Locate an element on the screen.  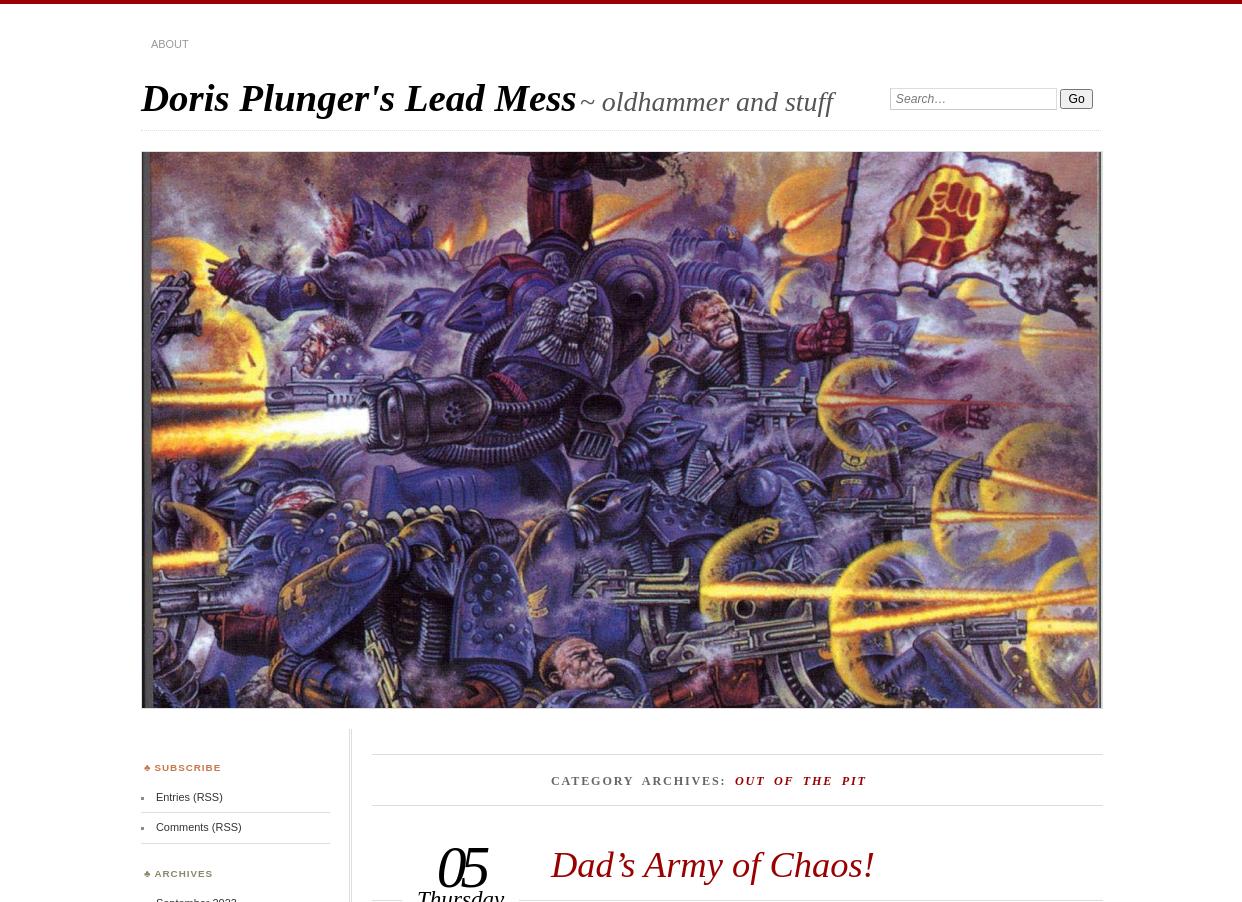
'~ oldhammer and stuff' is located at coordinates (705, 101).